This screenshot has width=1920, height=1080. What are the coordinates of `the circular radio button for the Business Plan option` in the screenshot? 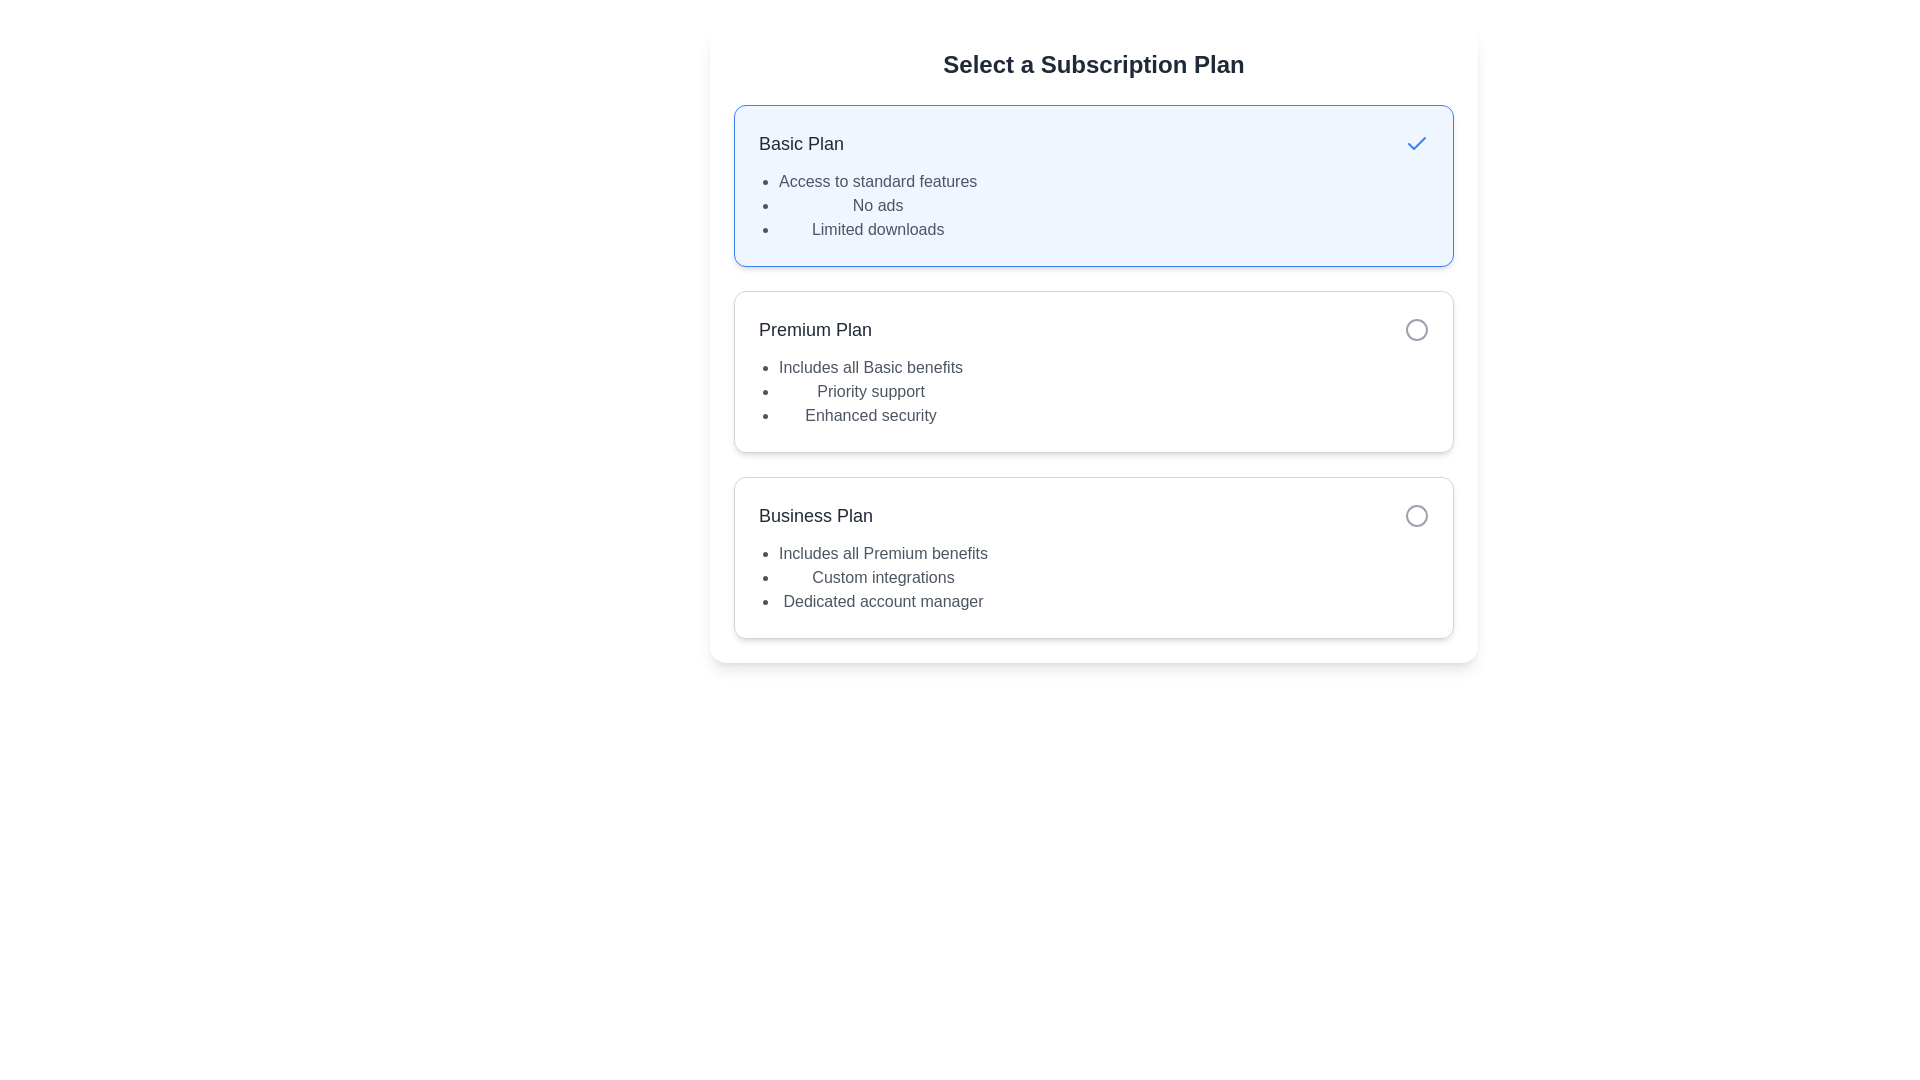 It's located at (1415, 515).